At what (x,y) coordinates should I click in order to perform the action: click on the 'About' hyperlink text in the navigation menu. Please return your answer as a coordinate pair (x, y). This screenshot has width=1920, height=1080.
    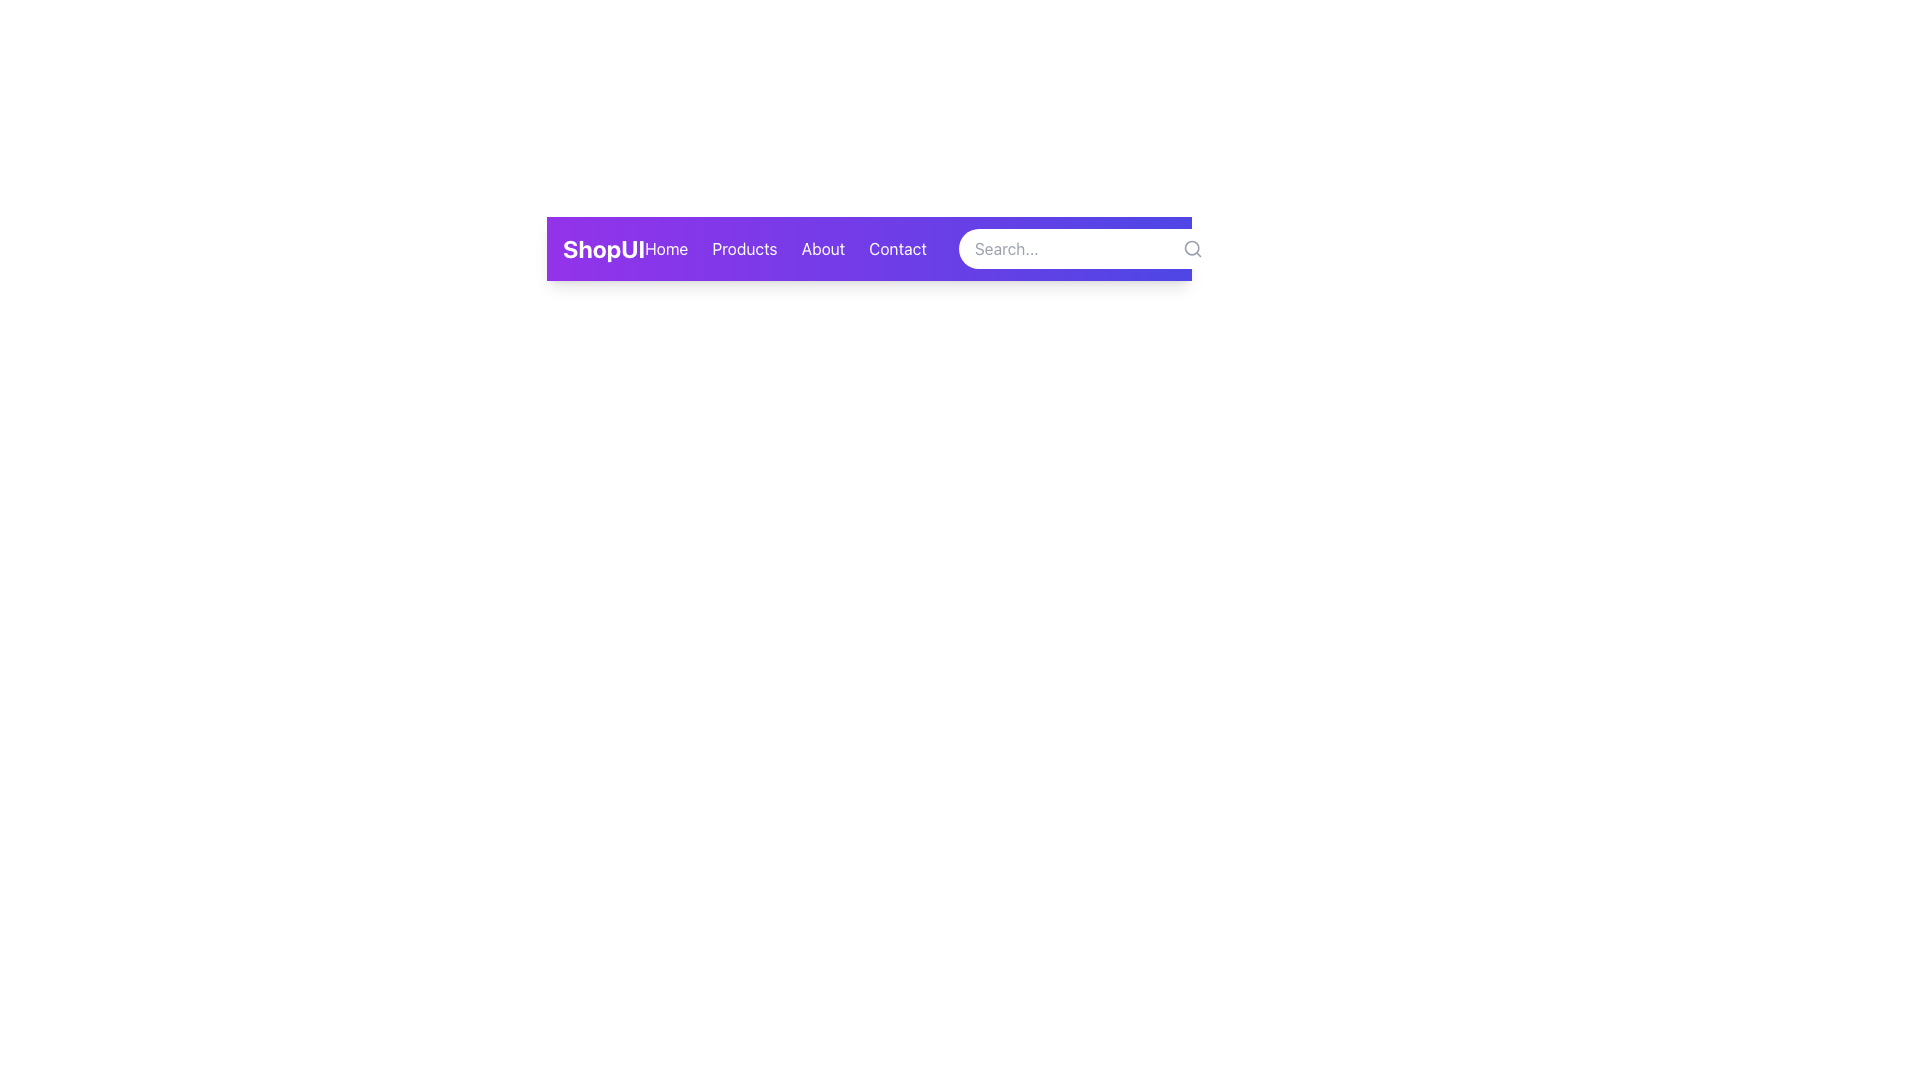
    Looking at the image, I should click on (823, 248).